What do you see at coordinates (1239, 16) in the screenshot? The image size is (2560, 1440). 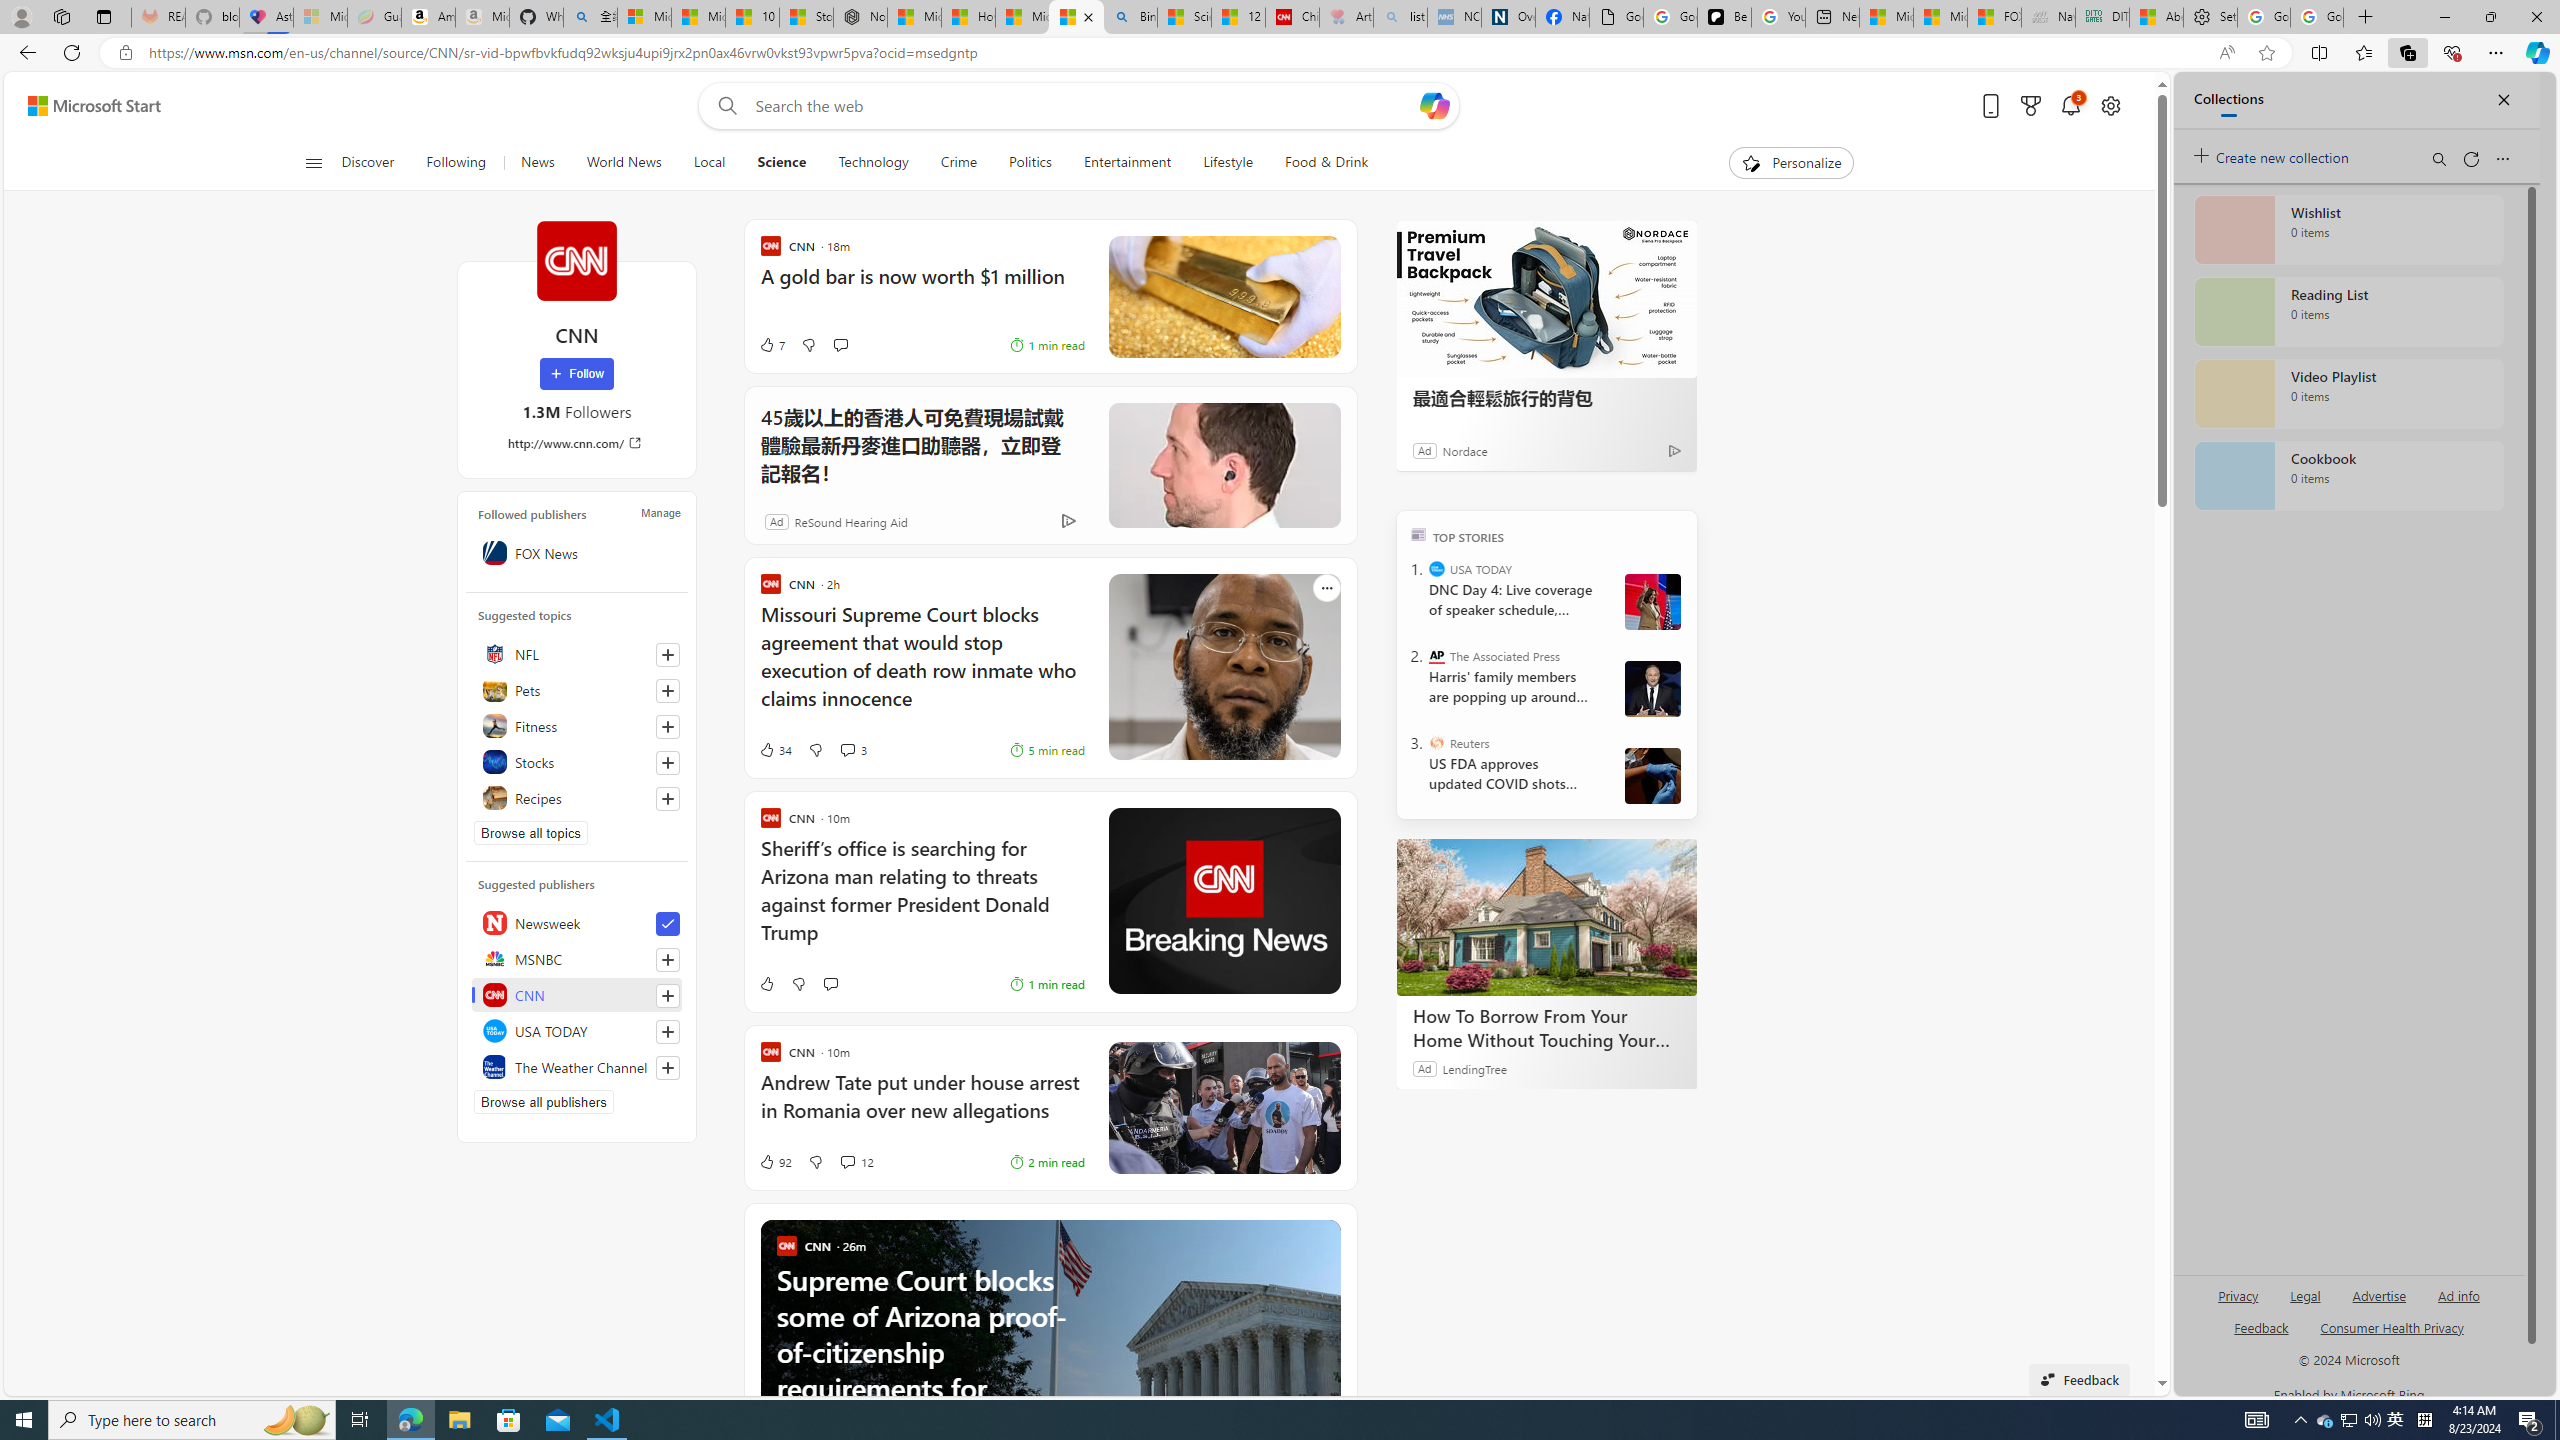 I see `'12 Popular Science Lies that Must be Corrected'` at bounding box center [1239, 16].